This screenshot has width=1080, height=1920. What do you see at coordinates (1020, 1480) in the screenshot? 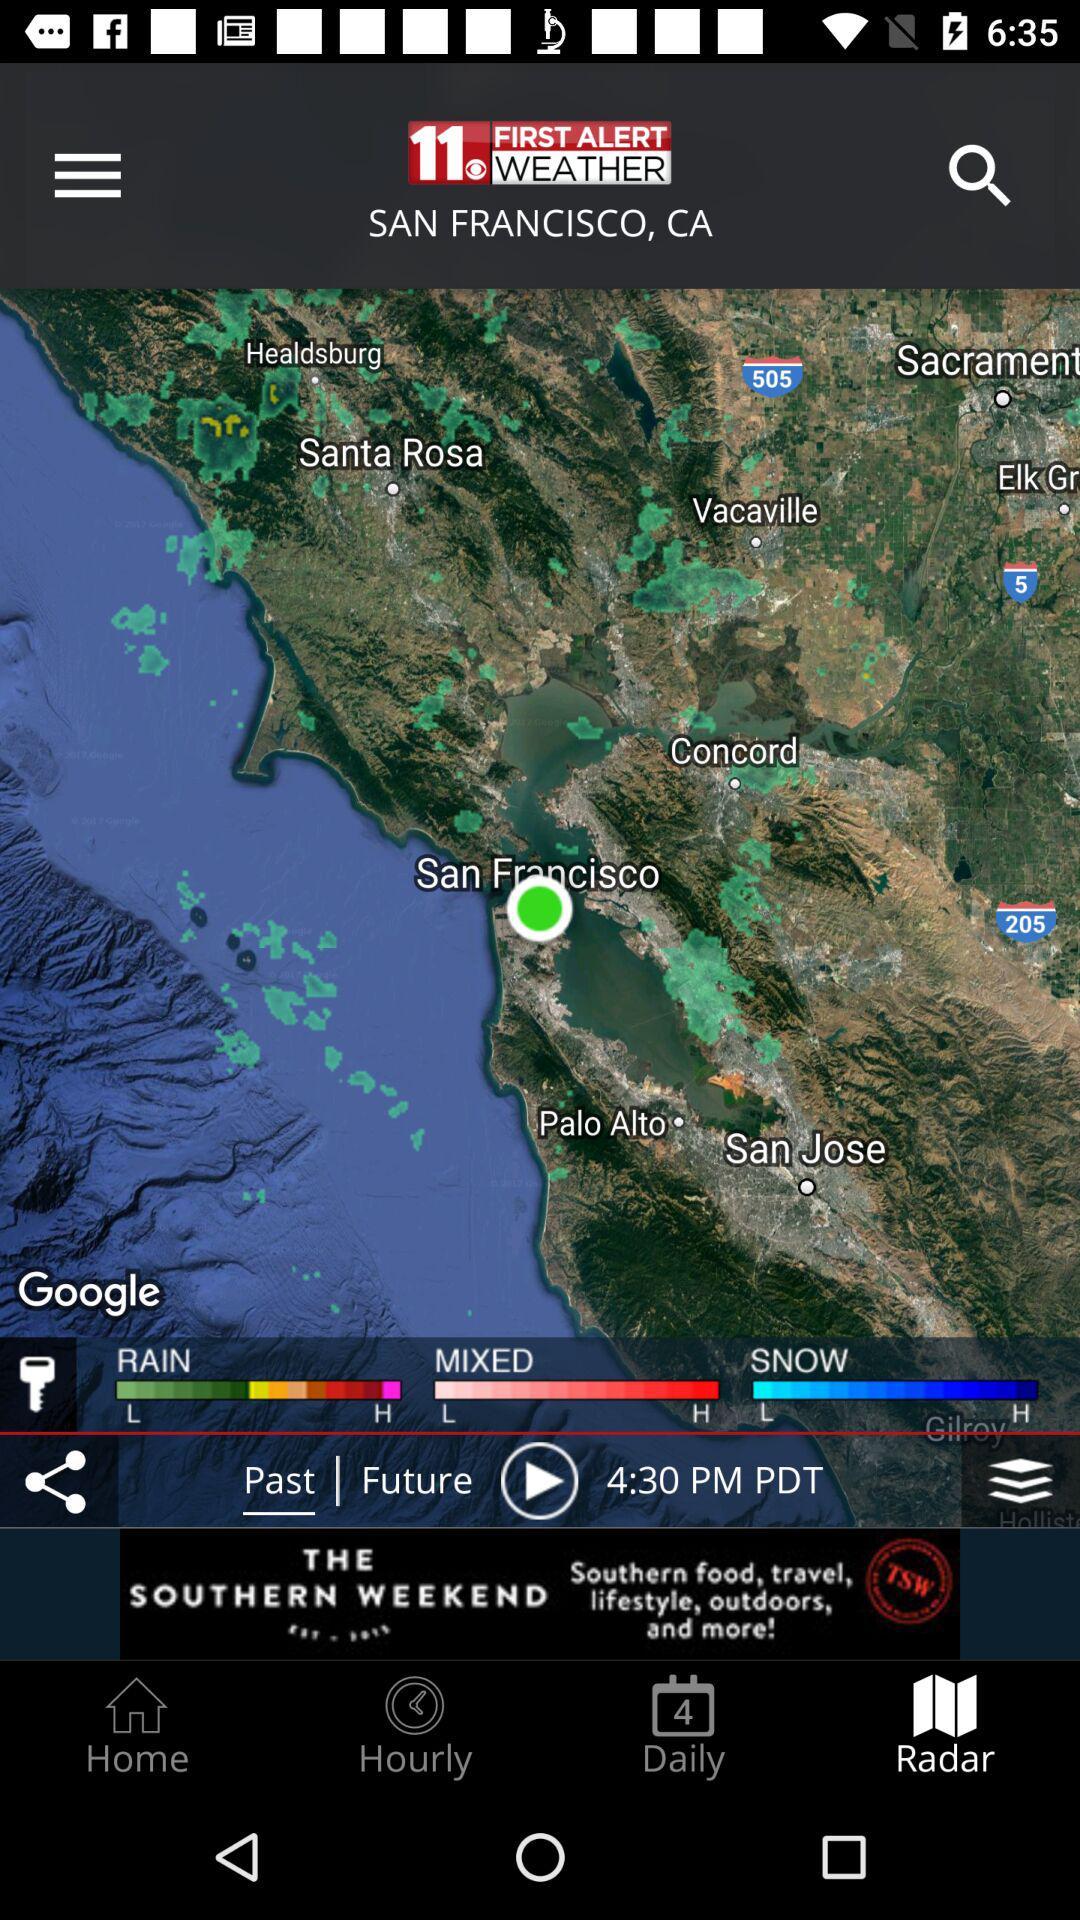
I see `the layers icon` at bounding box center [1020, 1480].